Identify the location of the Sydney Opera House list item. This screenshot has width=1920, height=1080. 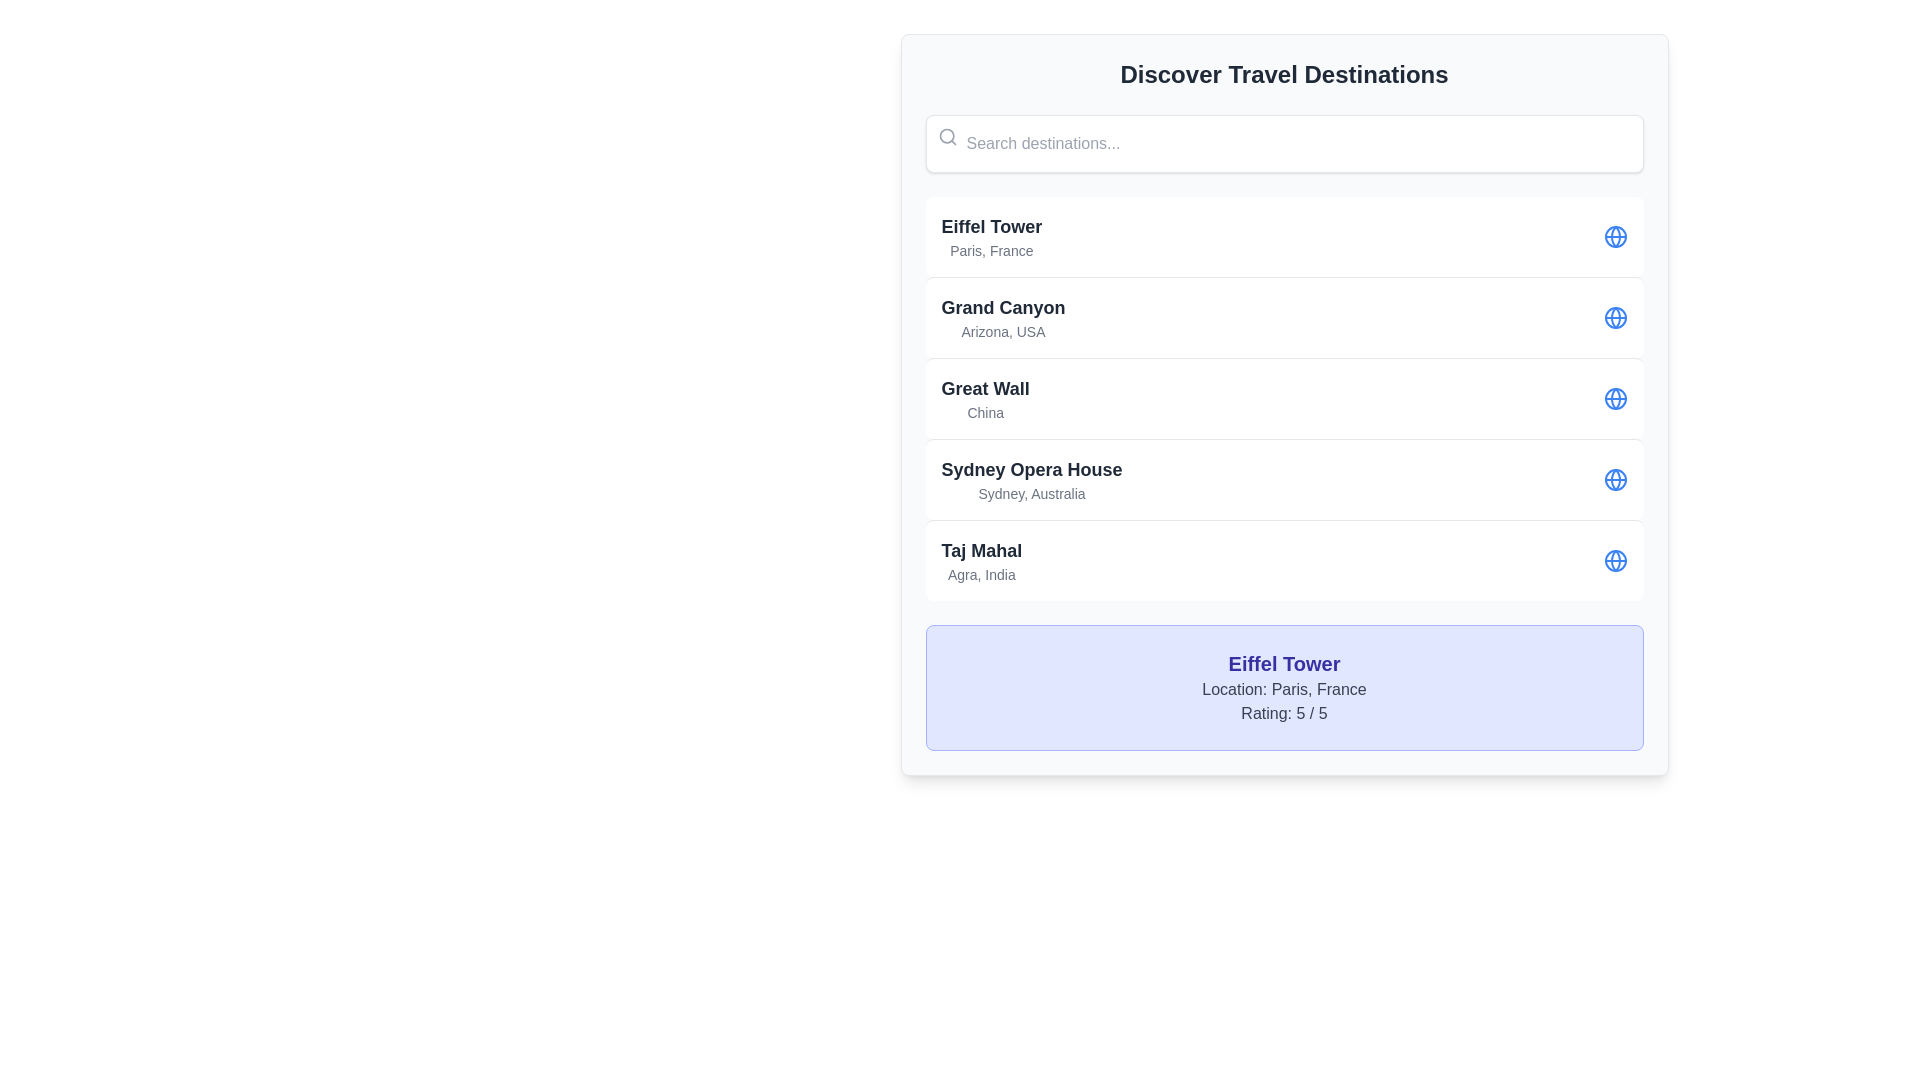
(1284, 479).